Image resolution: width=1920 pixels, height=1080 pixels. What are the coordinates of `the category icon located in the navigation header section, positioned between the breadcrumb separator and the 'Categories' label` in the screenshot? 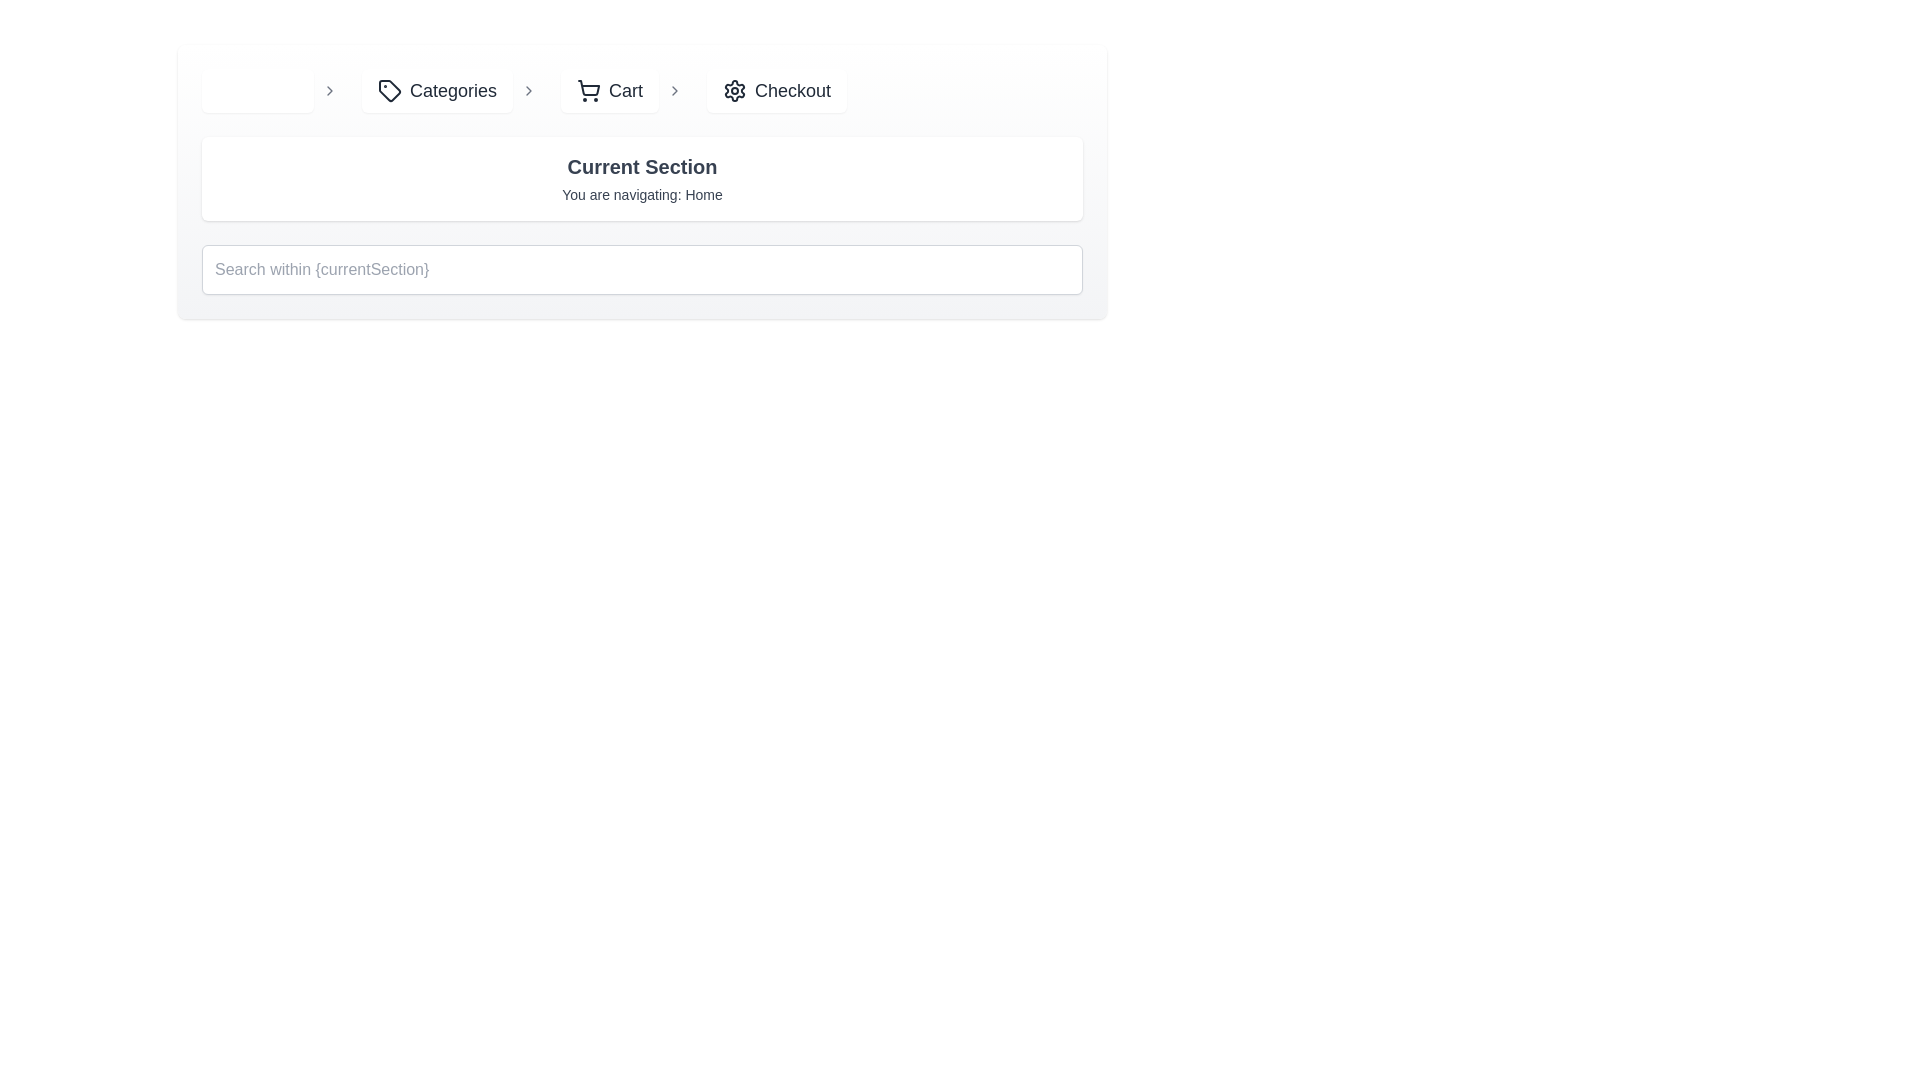 It's located at (389, 88).